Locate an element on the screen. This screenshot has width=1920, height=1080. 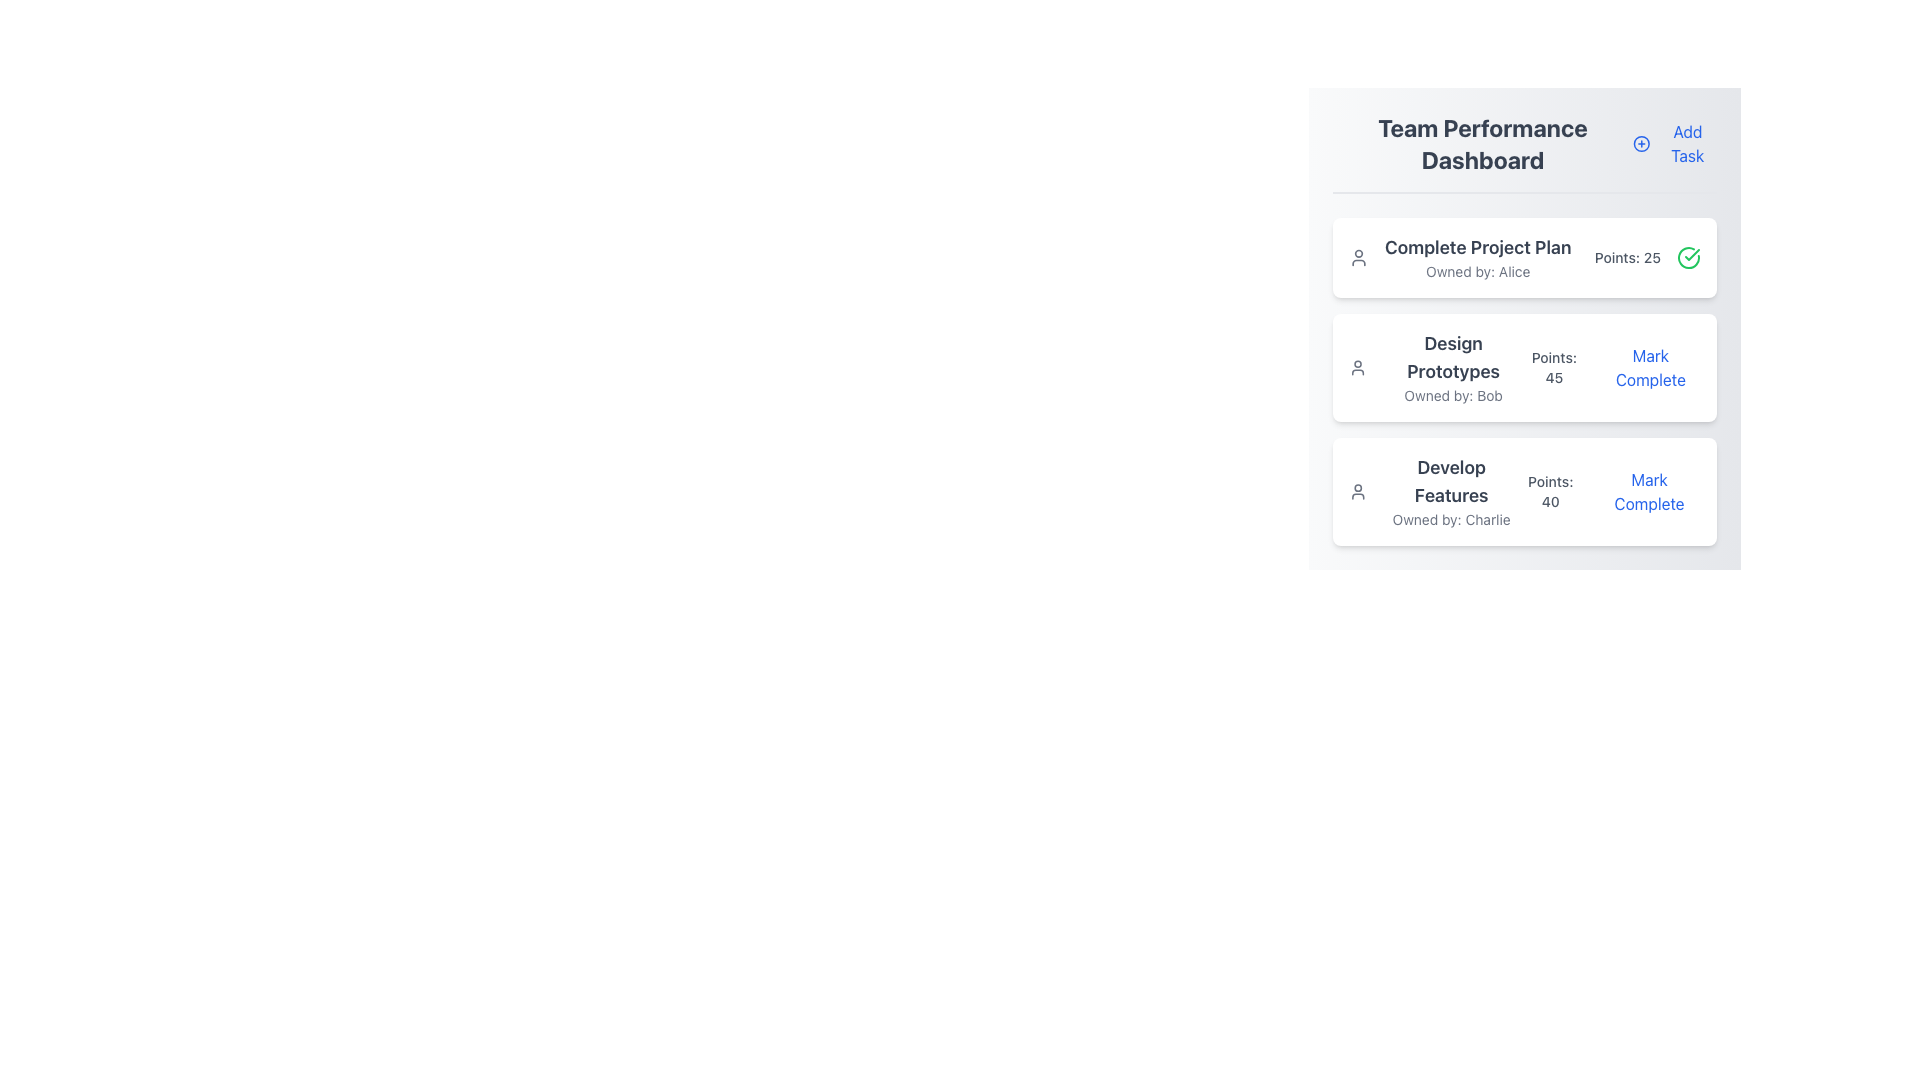
the checkmark icon that indicates a completed task, located to the right of the text 'Points: 25' within the 'Complete Project Plan' card is located at coordinates (1691, 253).